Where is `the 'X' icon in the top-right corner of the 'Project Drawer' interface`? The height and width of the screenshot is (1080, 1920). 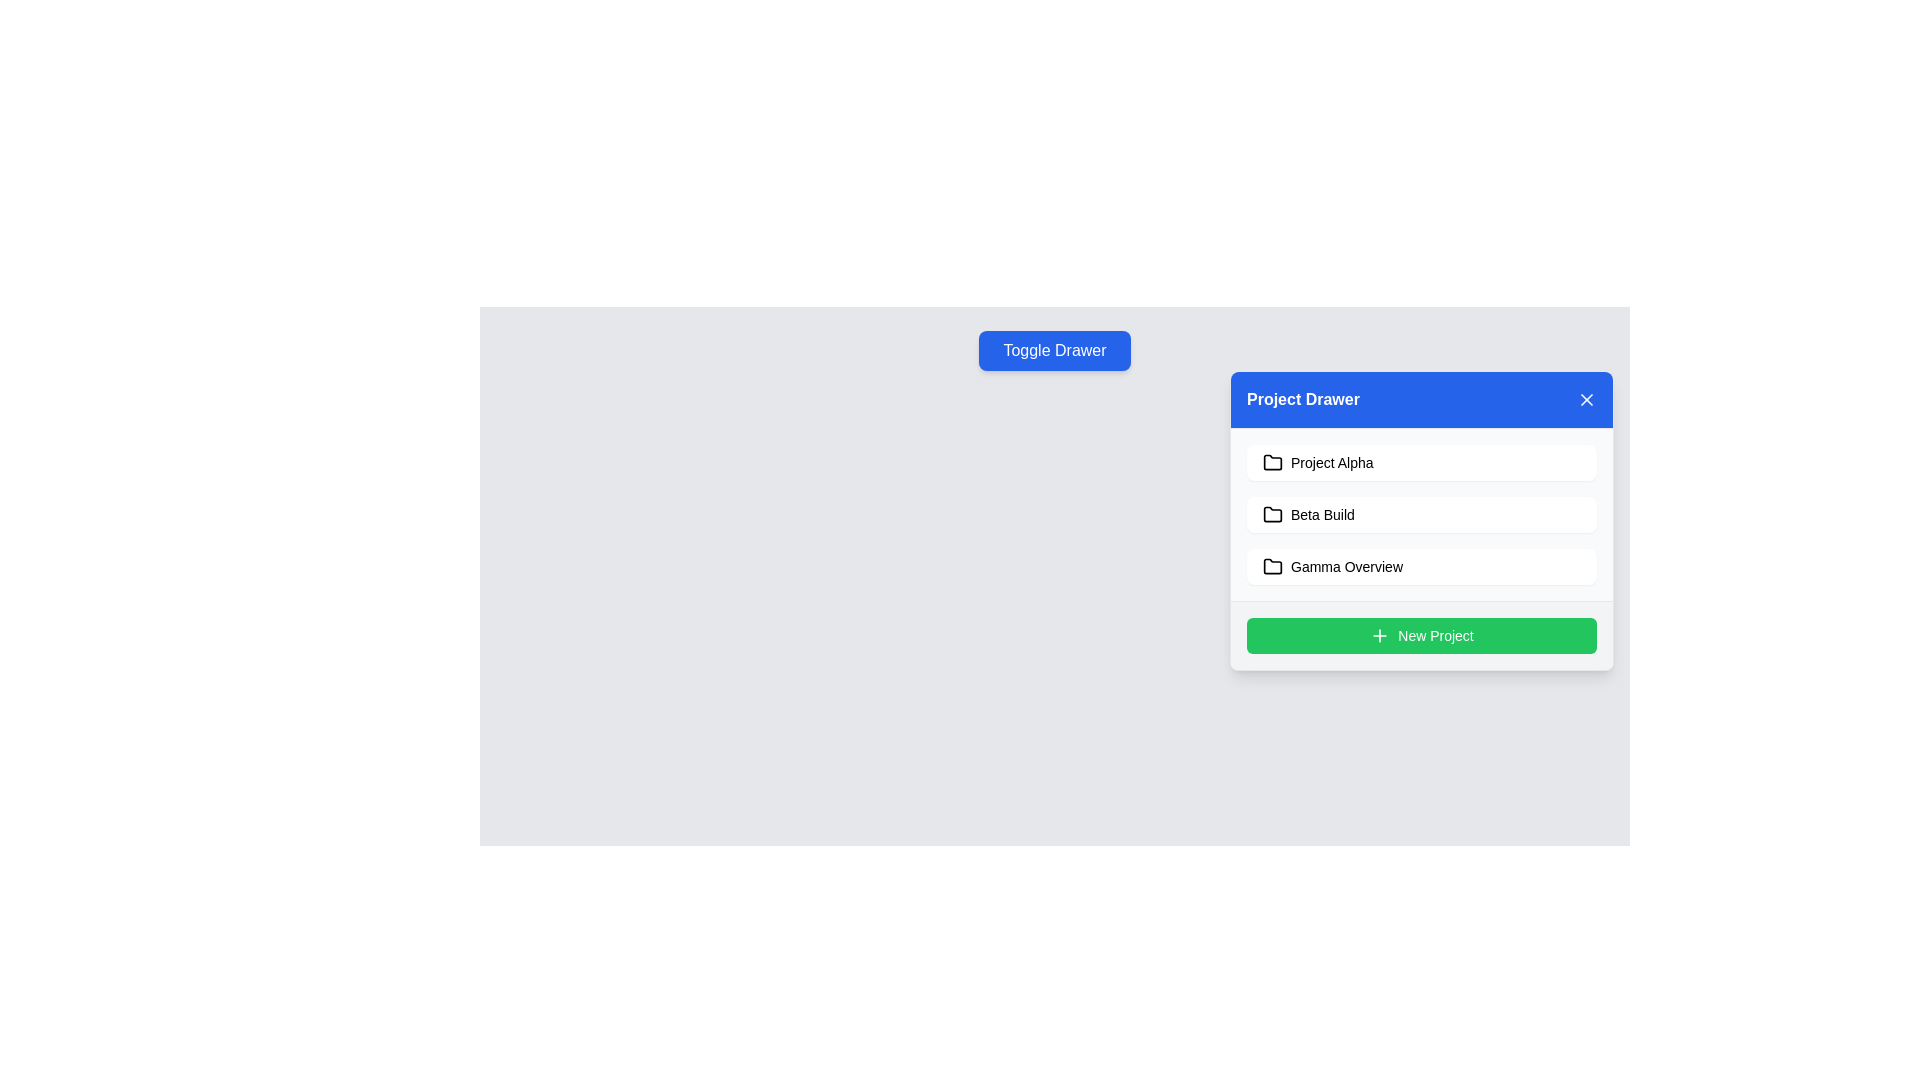 the 'X' icon in the top-right corner of the 'Project Drawer' interface is located at coordinates (1586, 400).